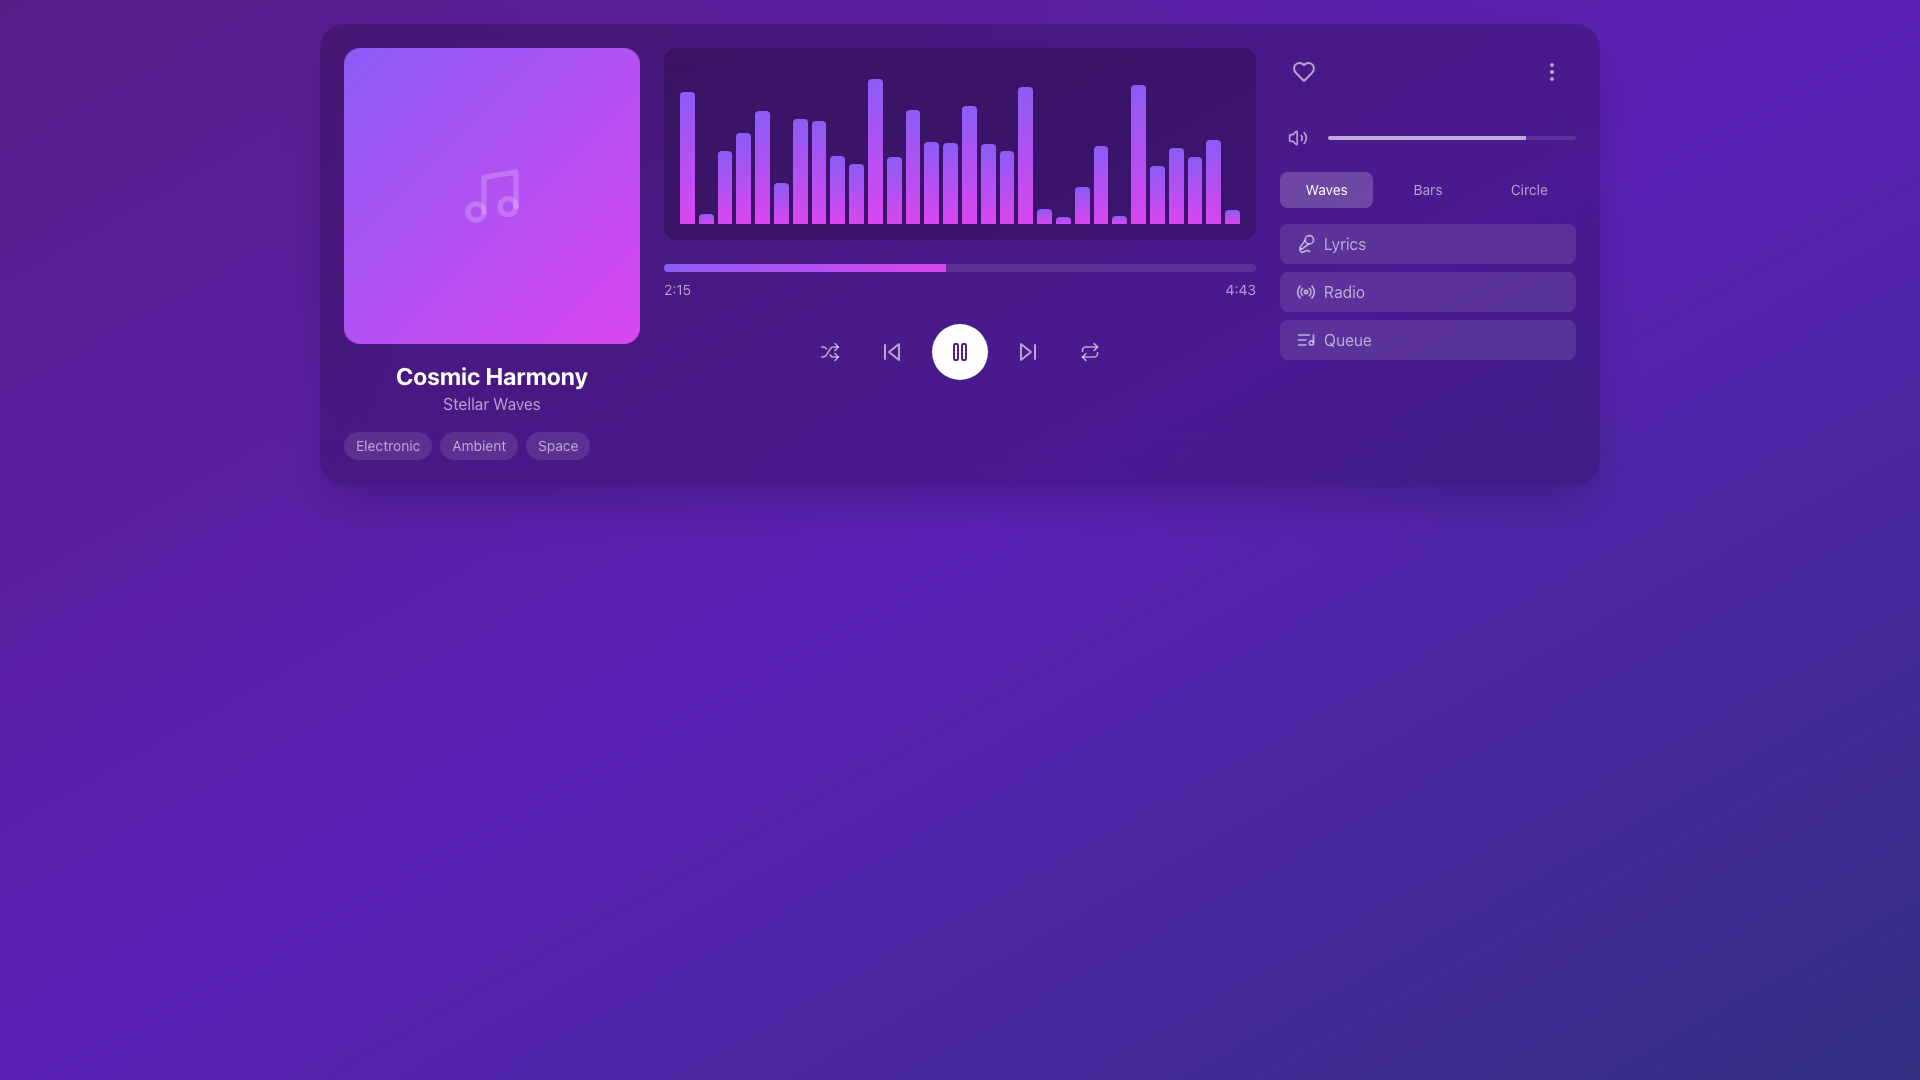  What do you see at coordinates (1427, 238) in the screenshot?
I see `the 'Lyrics' button located below 'Waves' and above 'Radio' in the top-right quadrant` at bounding box center [1427, 238].